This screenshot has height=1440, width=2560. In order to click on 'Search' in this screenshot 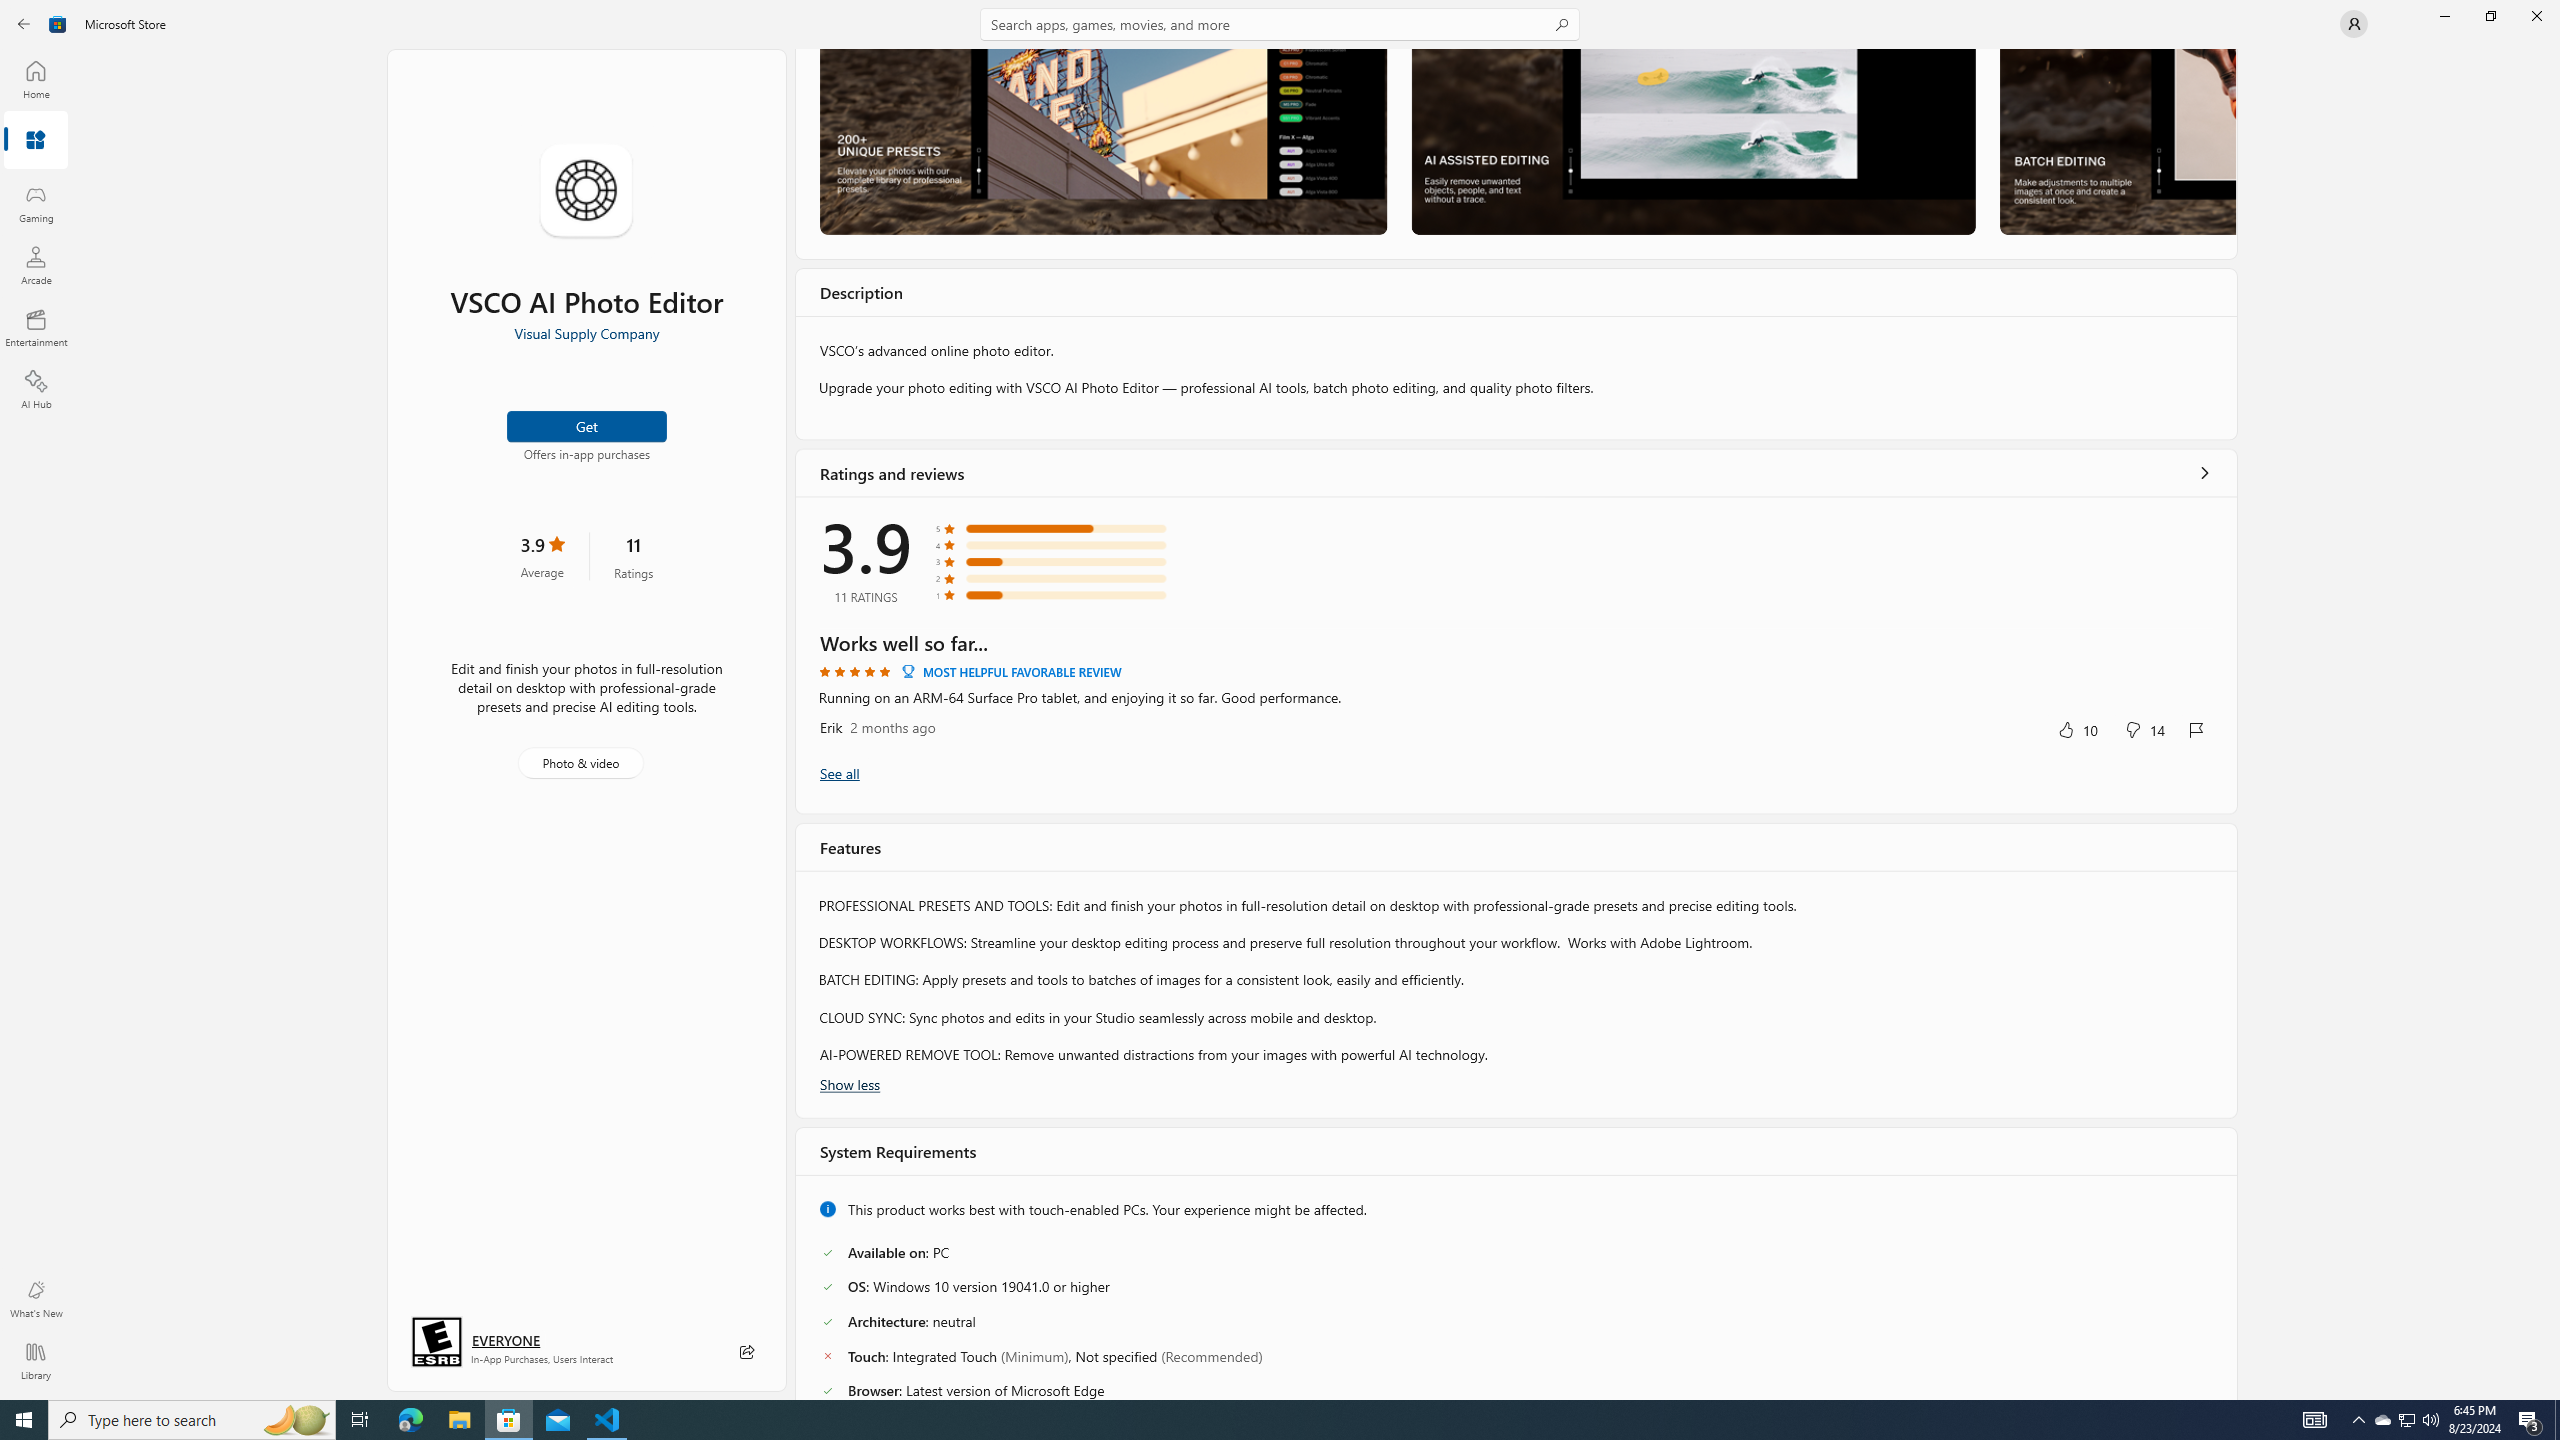, I will do `click(1280, 23)`.